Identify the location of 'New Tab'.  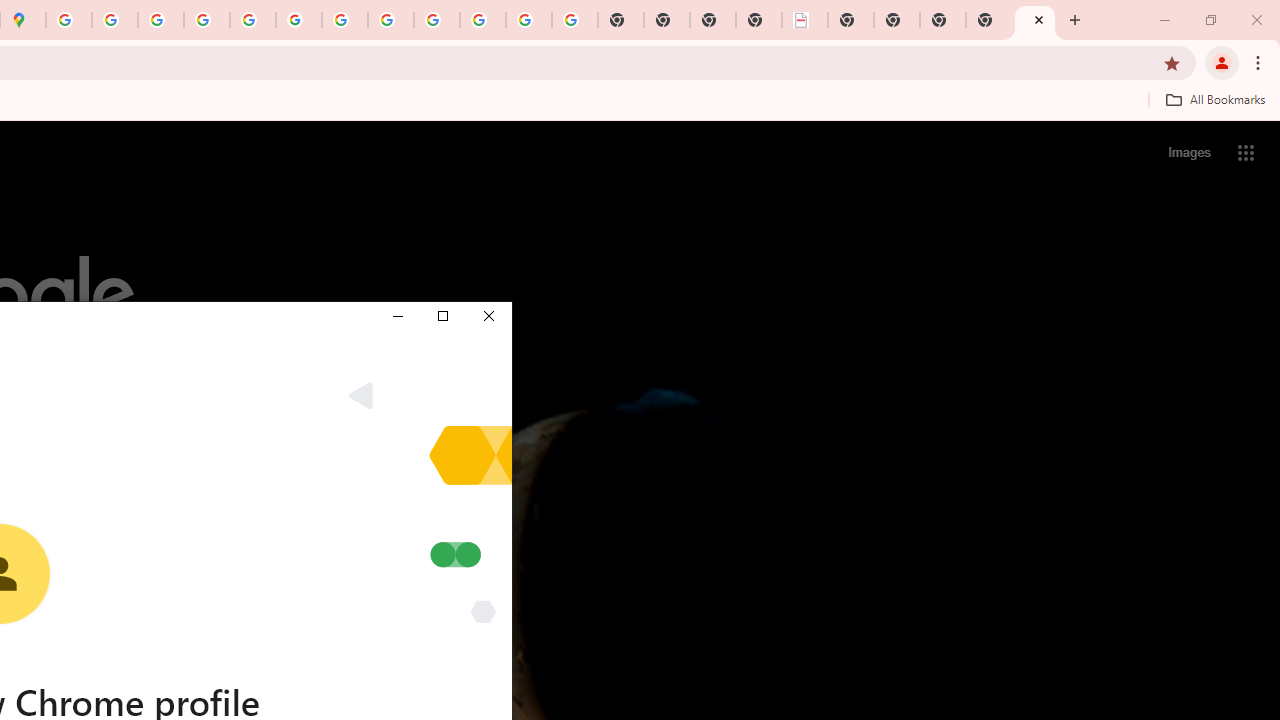
(989, 20).